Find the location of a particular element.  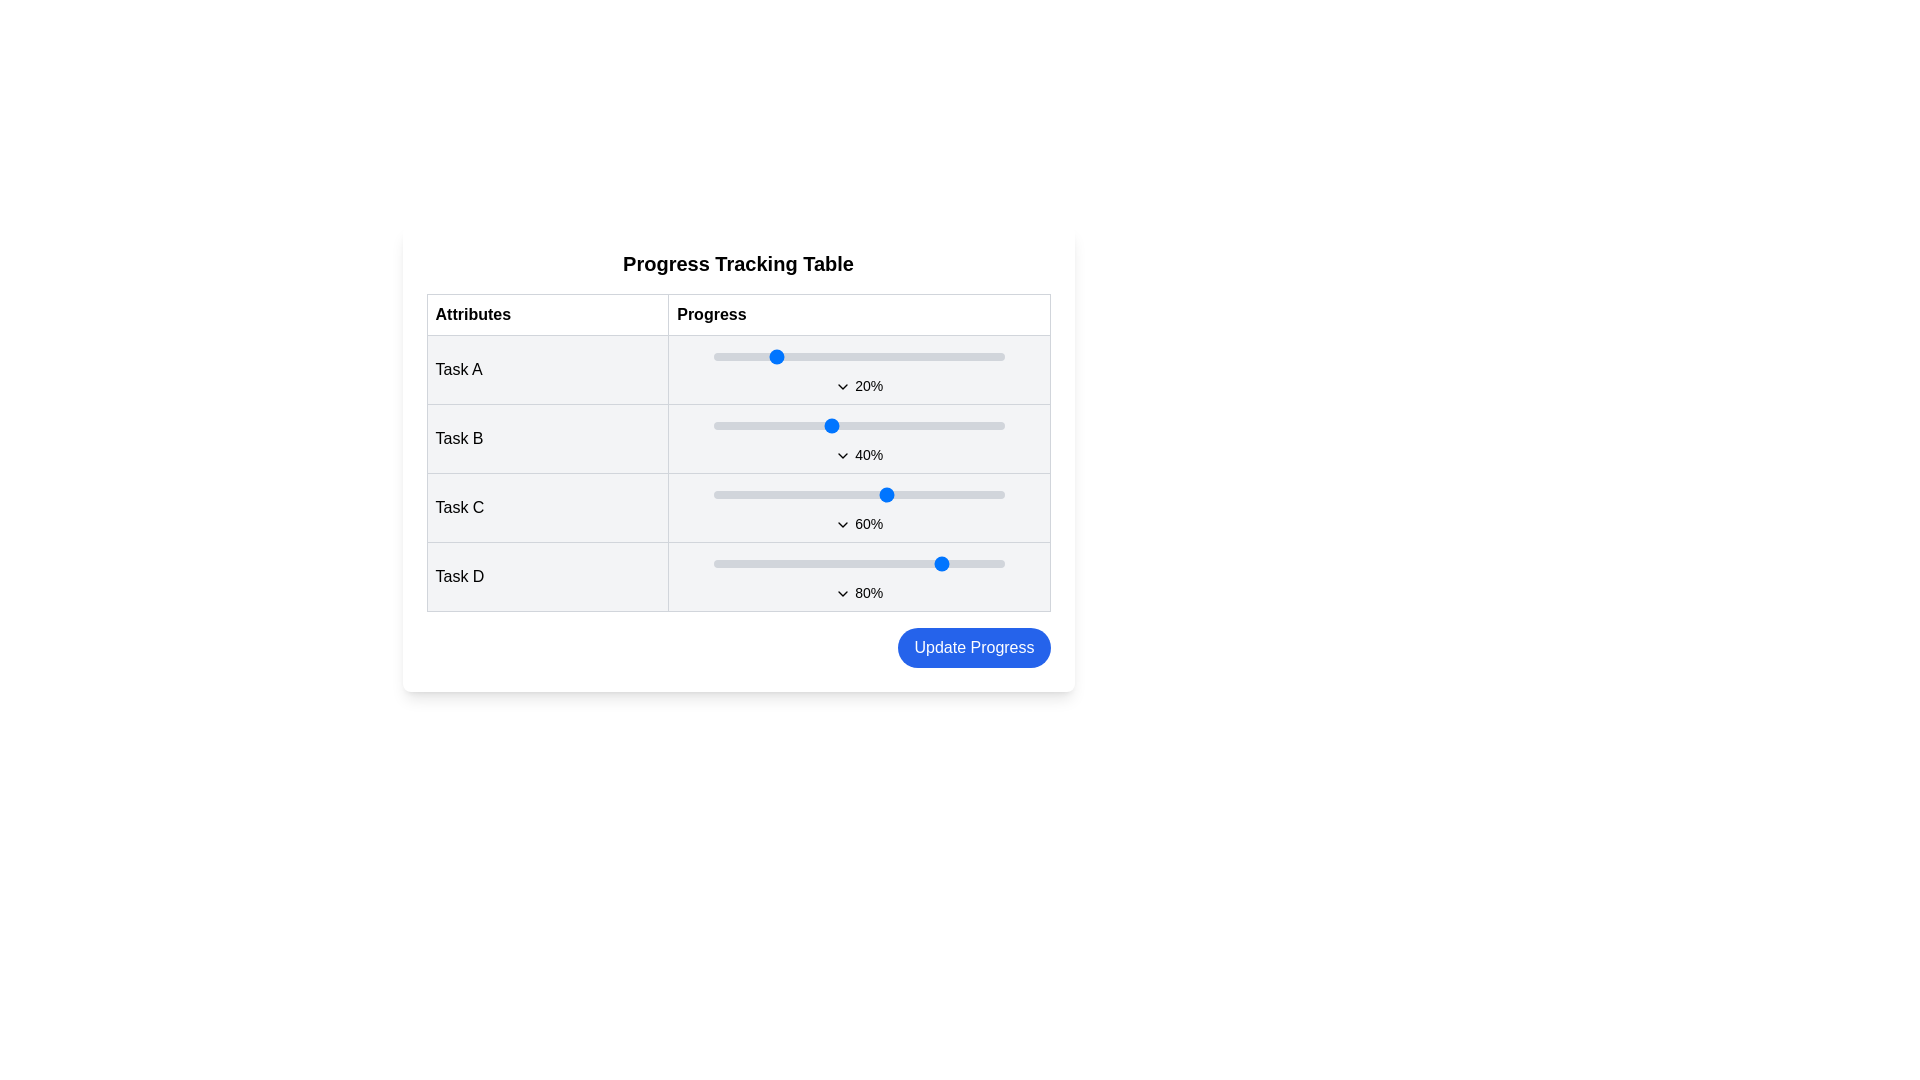

the progress for task B is located at coordinates (713, 424).